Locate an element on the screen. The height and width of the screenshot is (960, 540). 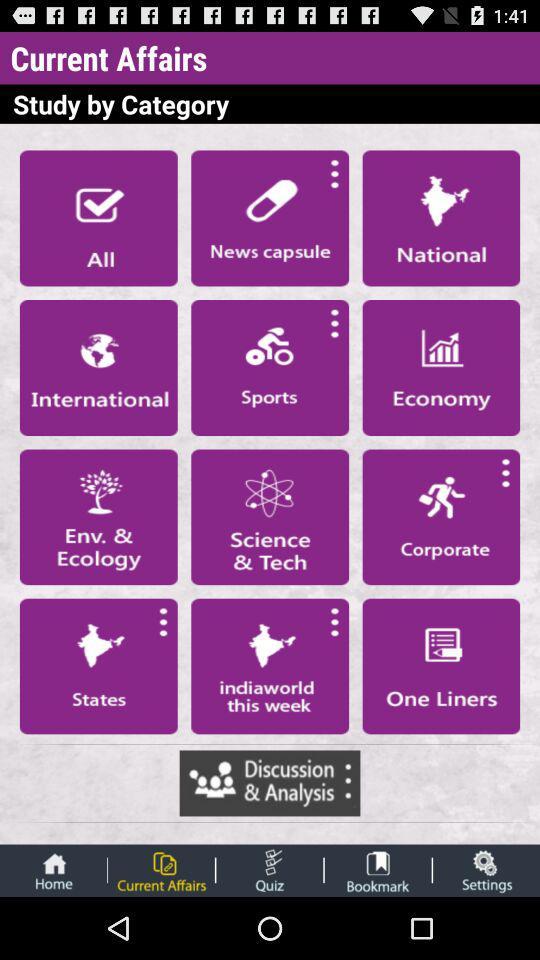
show all categories is located at coordinates (97, 218).